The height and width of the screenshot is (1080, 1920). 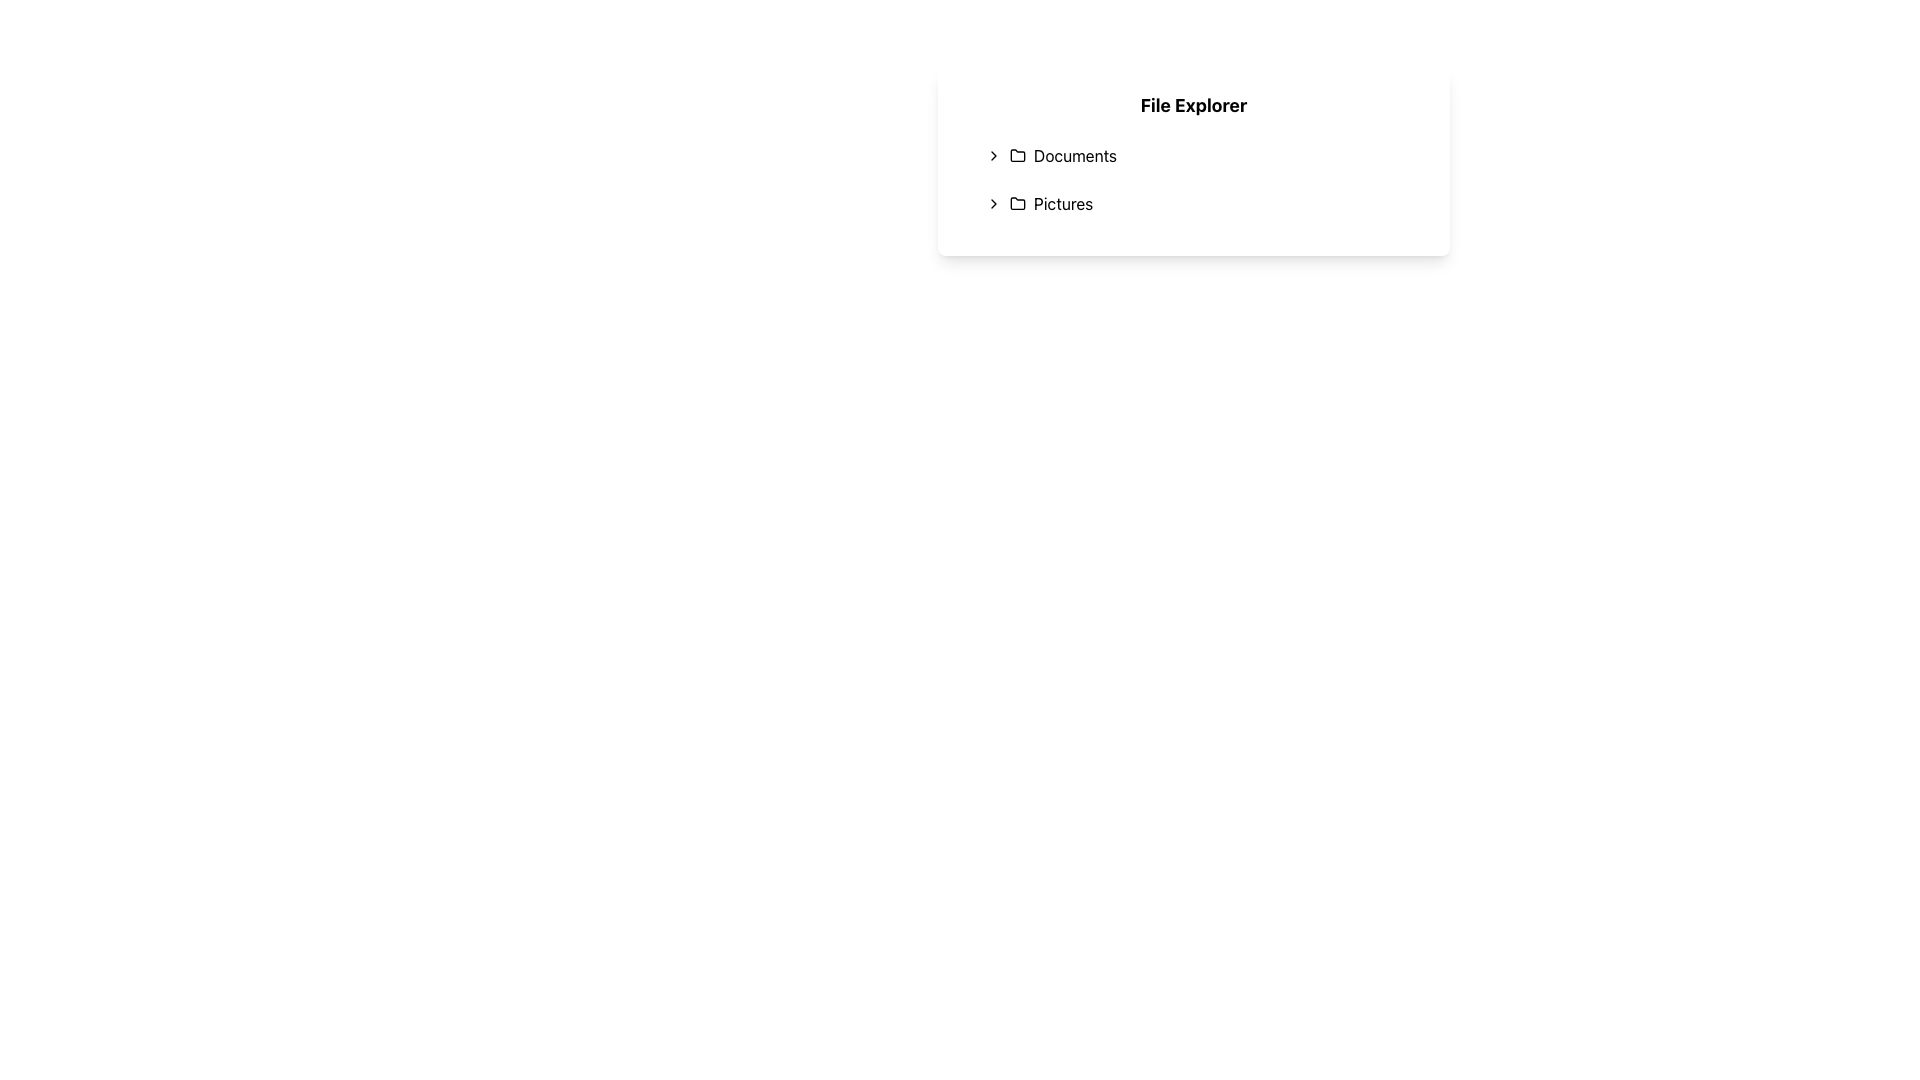 I want to click on the text label element that reads 'Pictures', so click(x=1062, y=204).